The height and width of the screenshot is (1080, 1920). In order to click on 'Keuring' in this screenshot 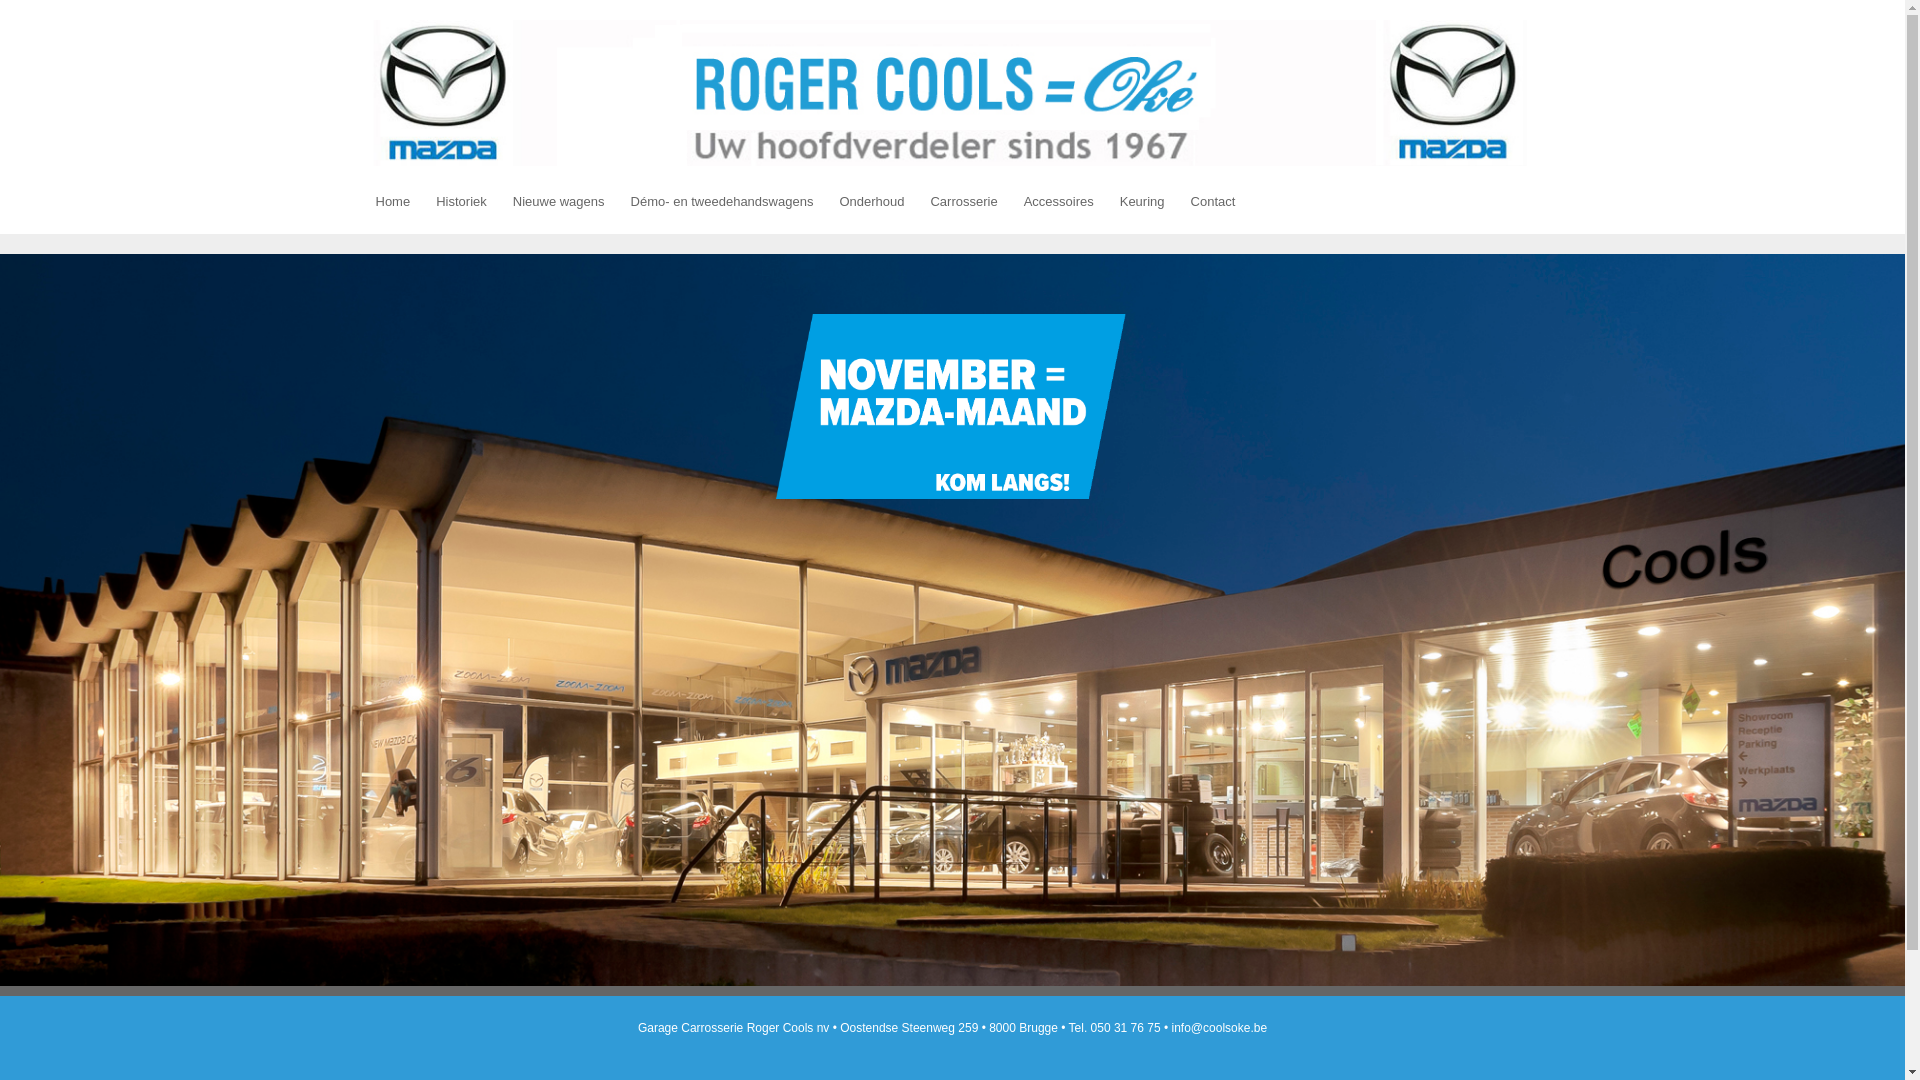, I will do `click(1142, 202)`.